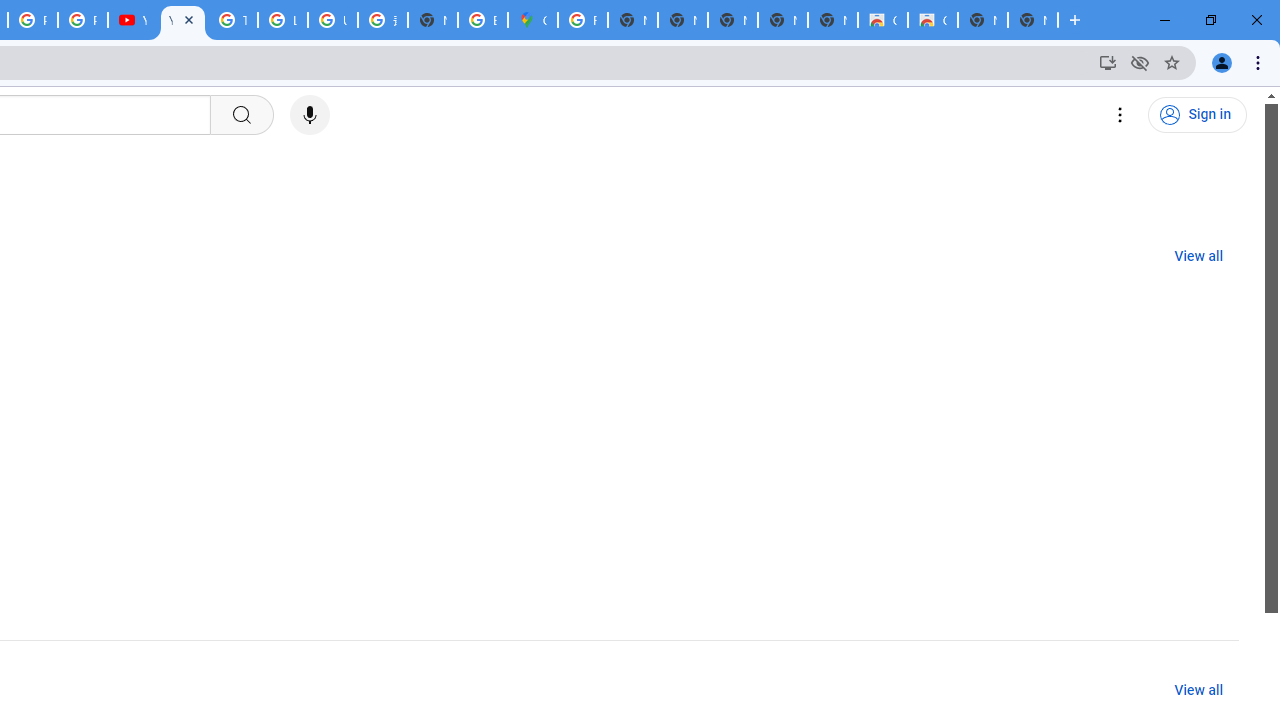 The image size is (1280, 720). I want to click on 'Settings', so click(1120, 115).